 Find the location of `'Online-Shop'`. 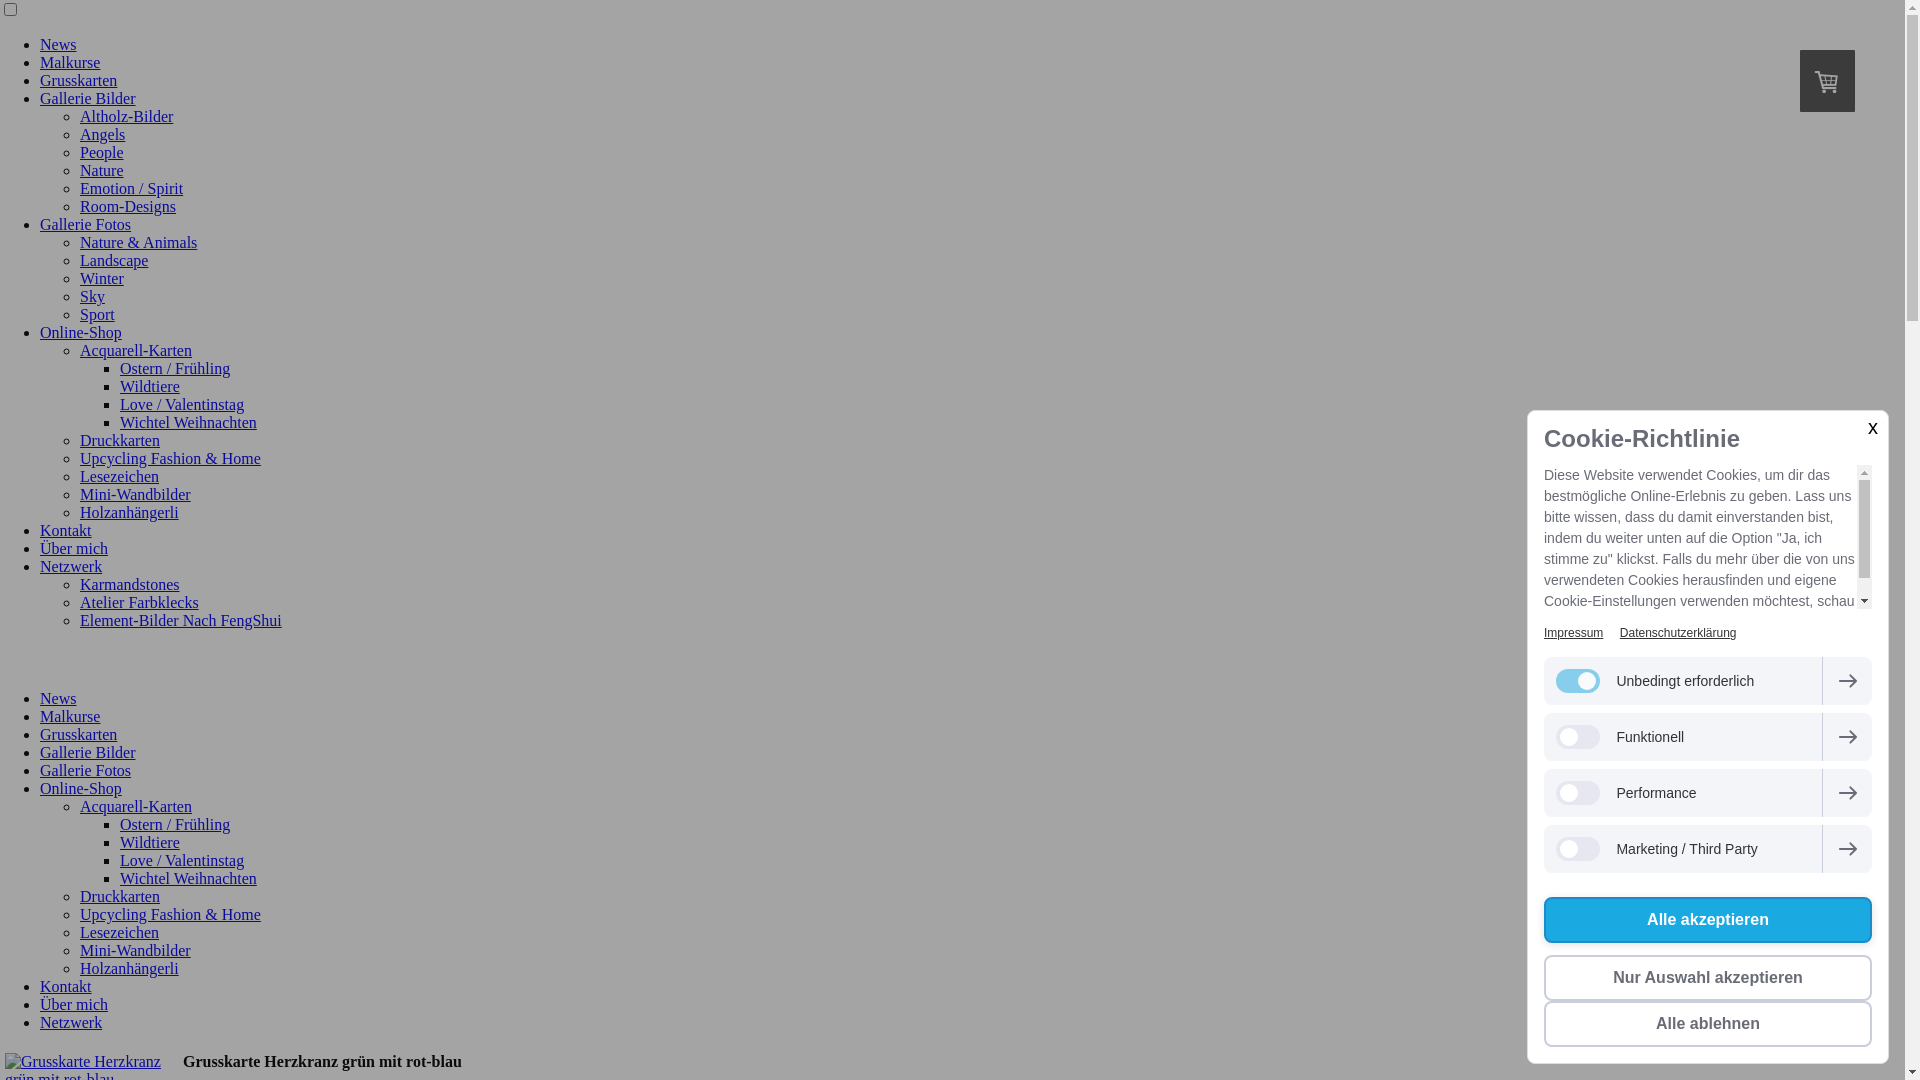

'Online-Shop' is located at coordinates (39, 787).